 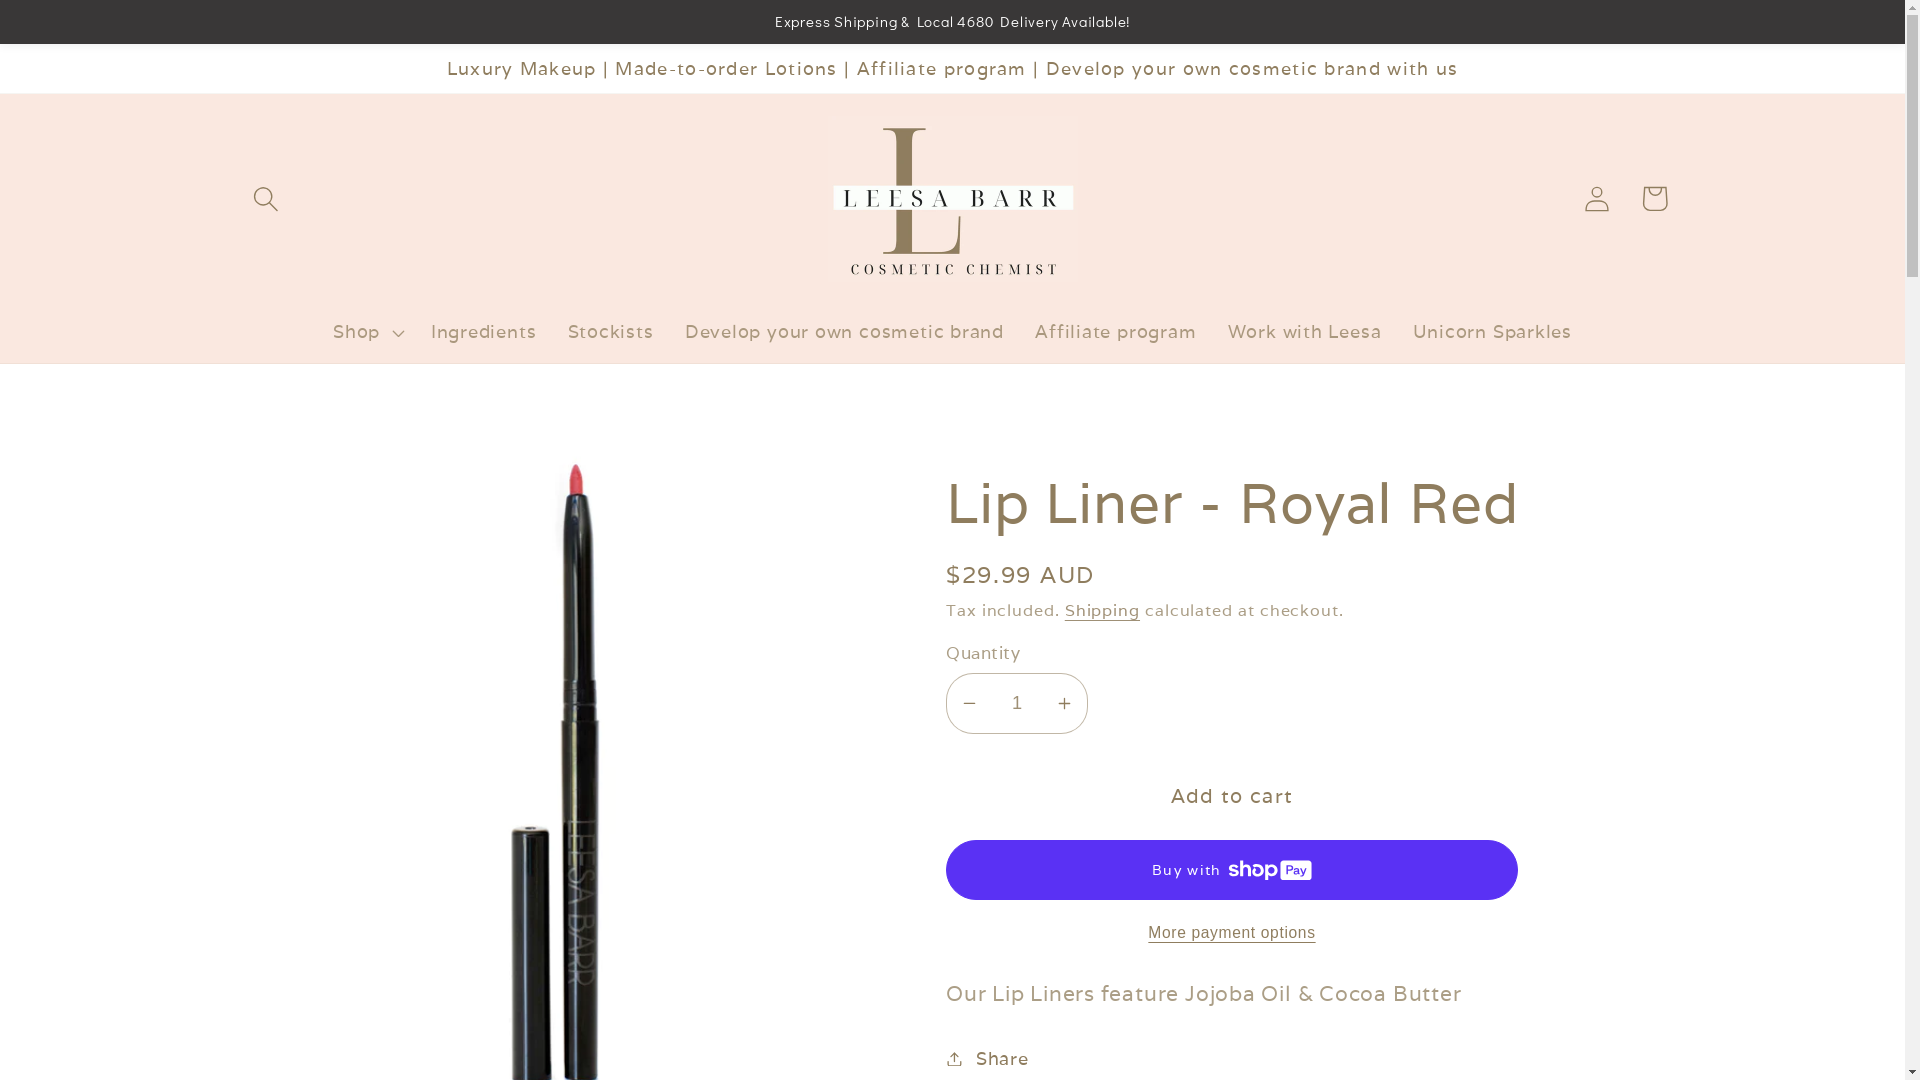 What do you see at coordinates (1304, 330) in the screenshot?
I see `'Work with Leesa'` at bounding box center [1304, 330].